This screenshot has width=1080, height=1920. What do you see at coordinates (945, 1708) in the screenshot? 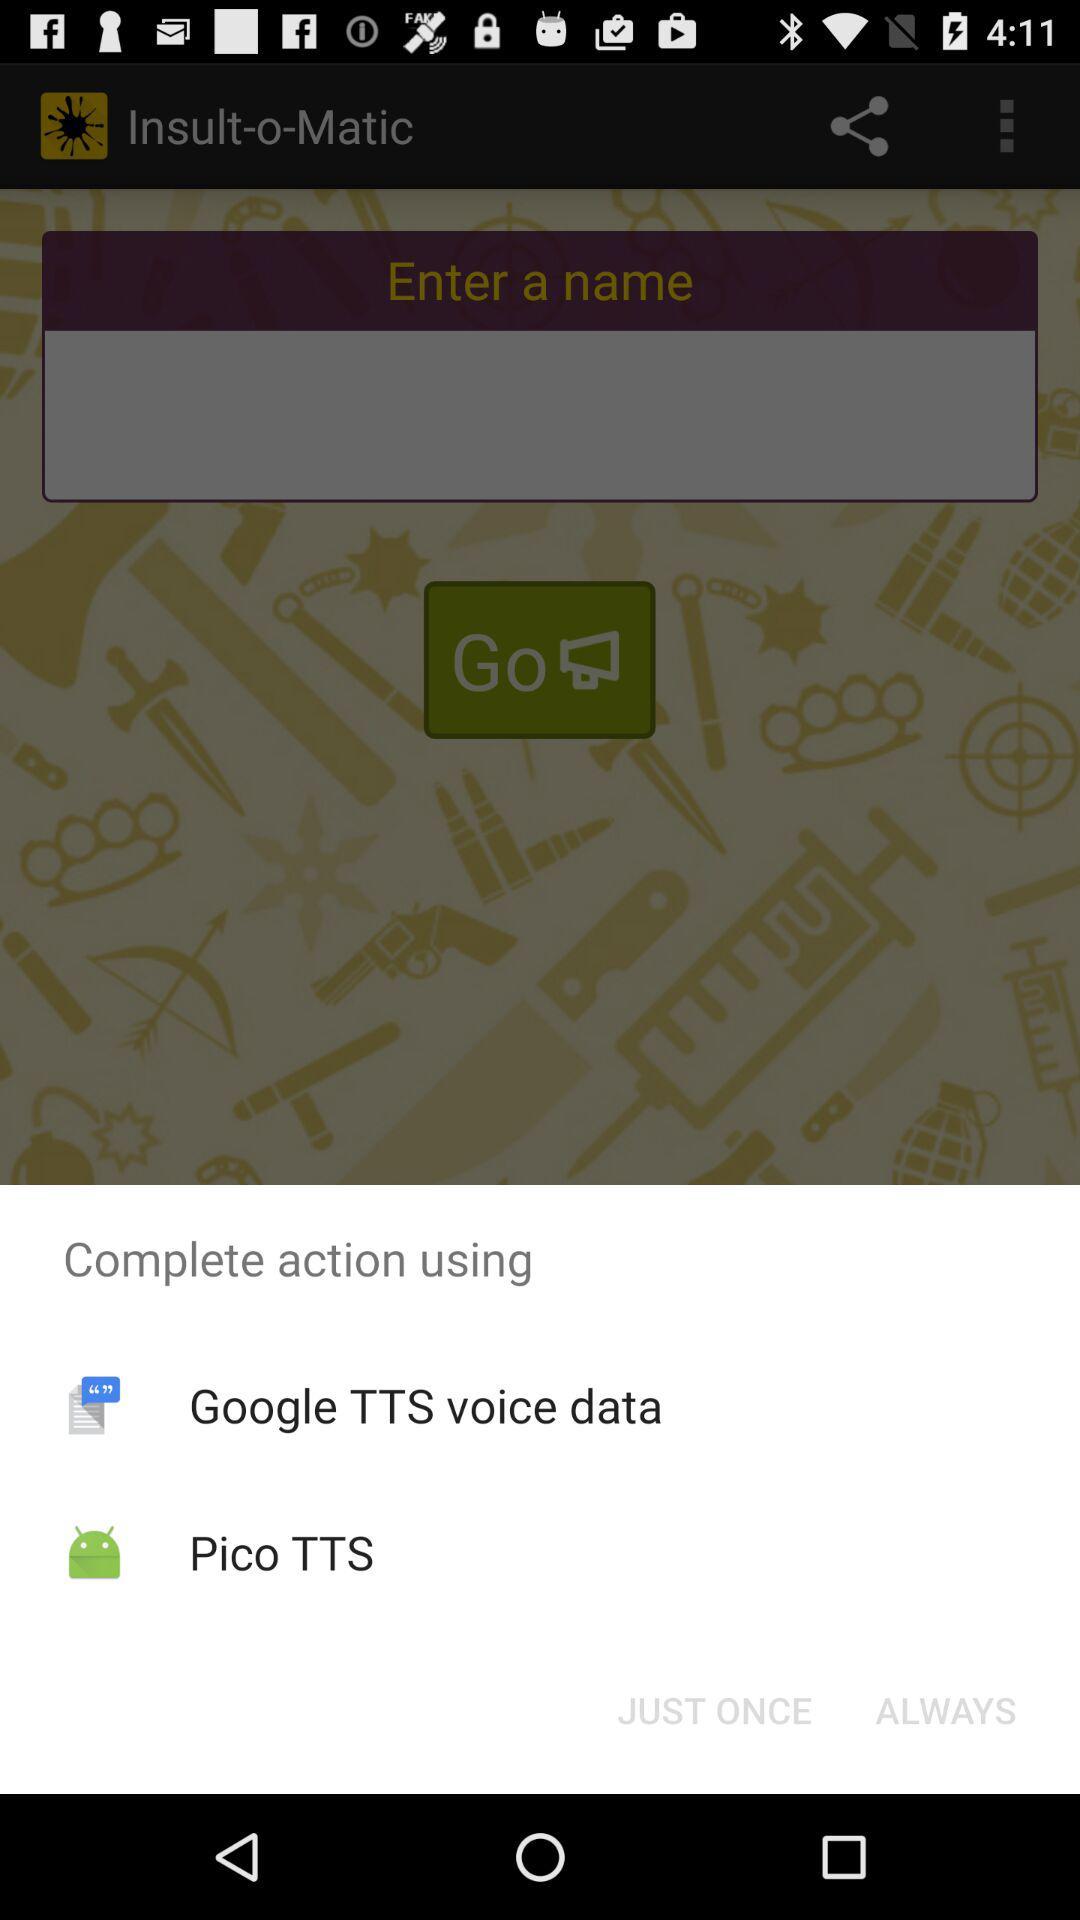
I see `icon next to the just once item` at bounding box center [945, 1708].